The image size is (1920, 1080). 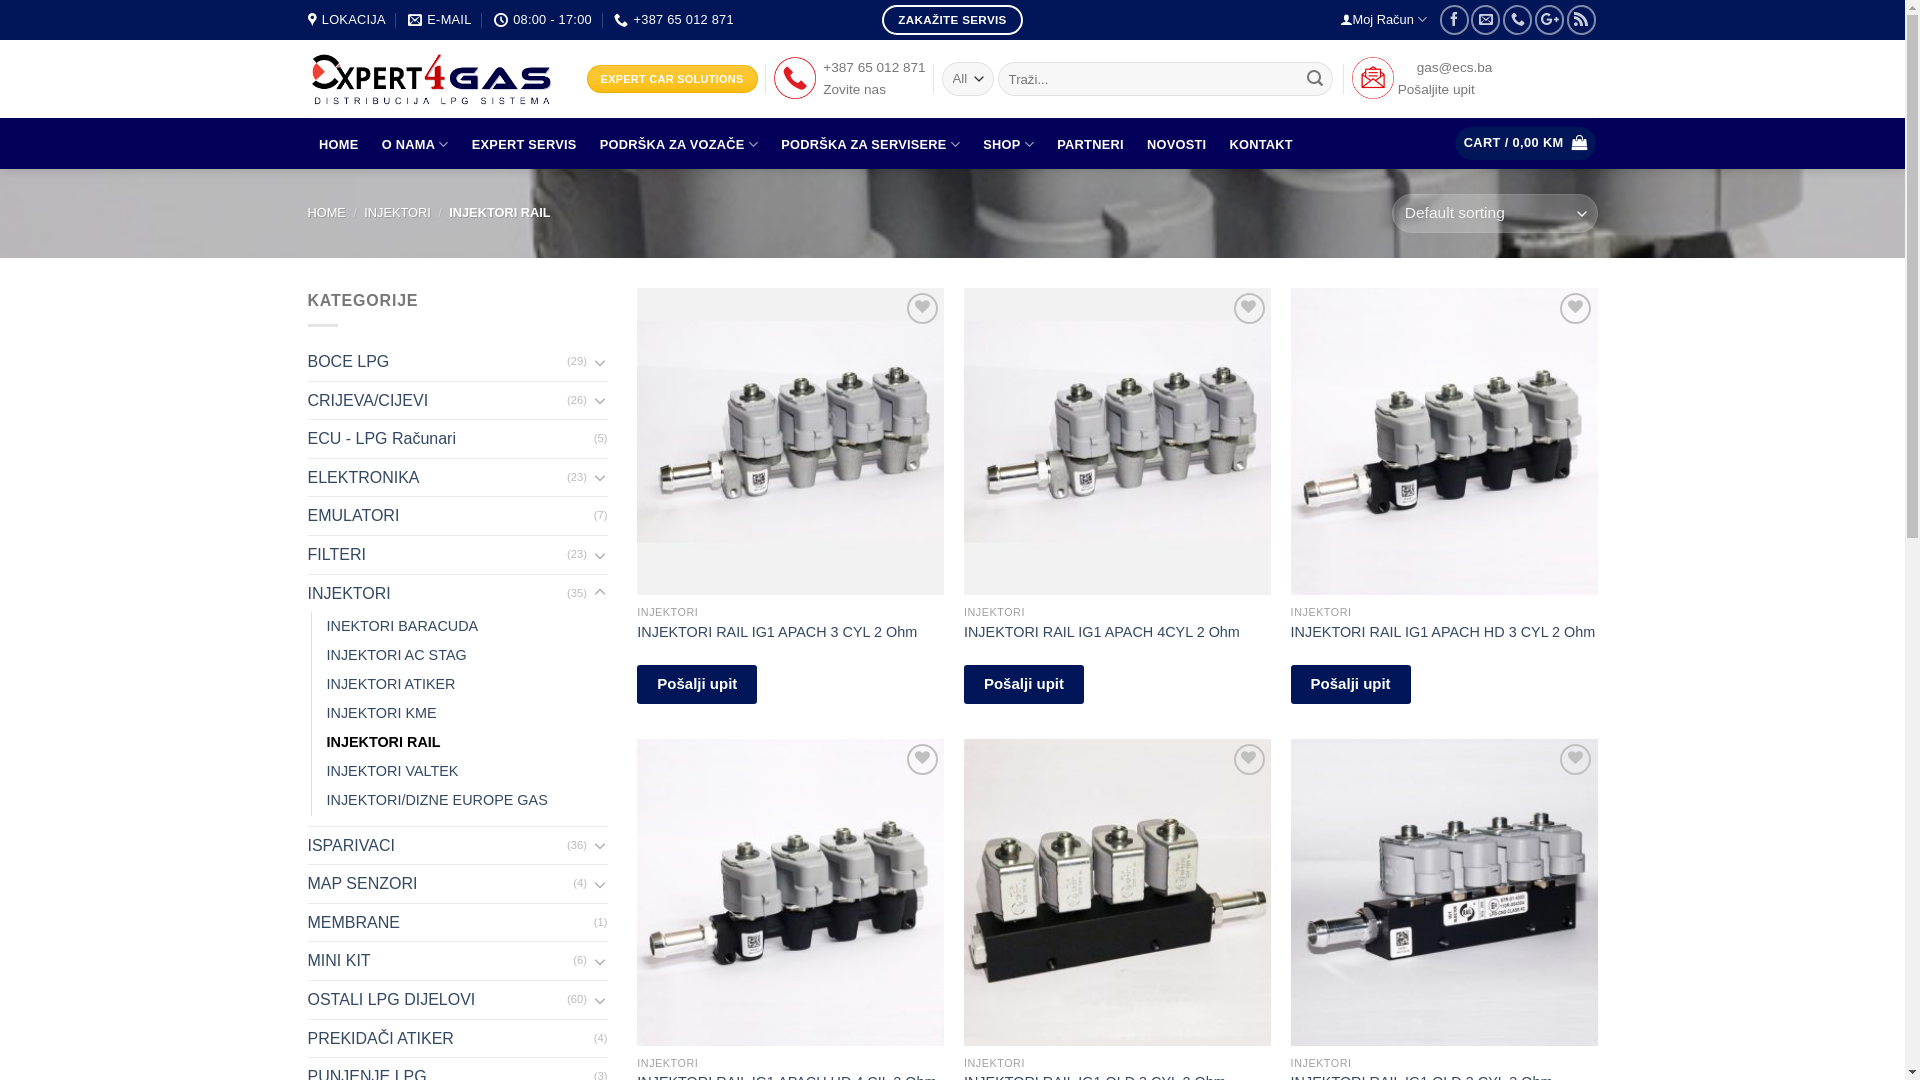 What do you see at coordinates (438, 19) in the screenshot?
I see `'E-MAIL'` at bounding box center [438, 19].